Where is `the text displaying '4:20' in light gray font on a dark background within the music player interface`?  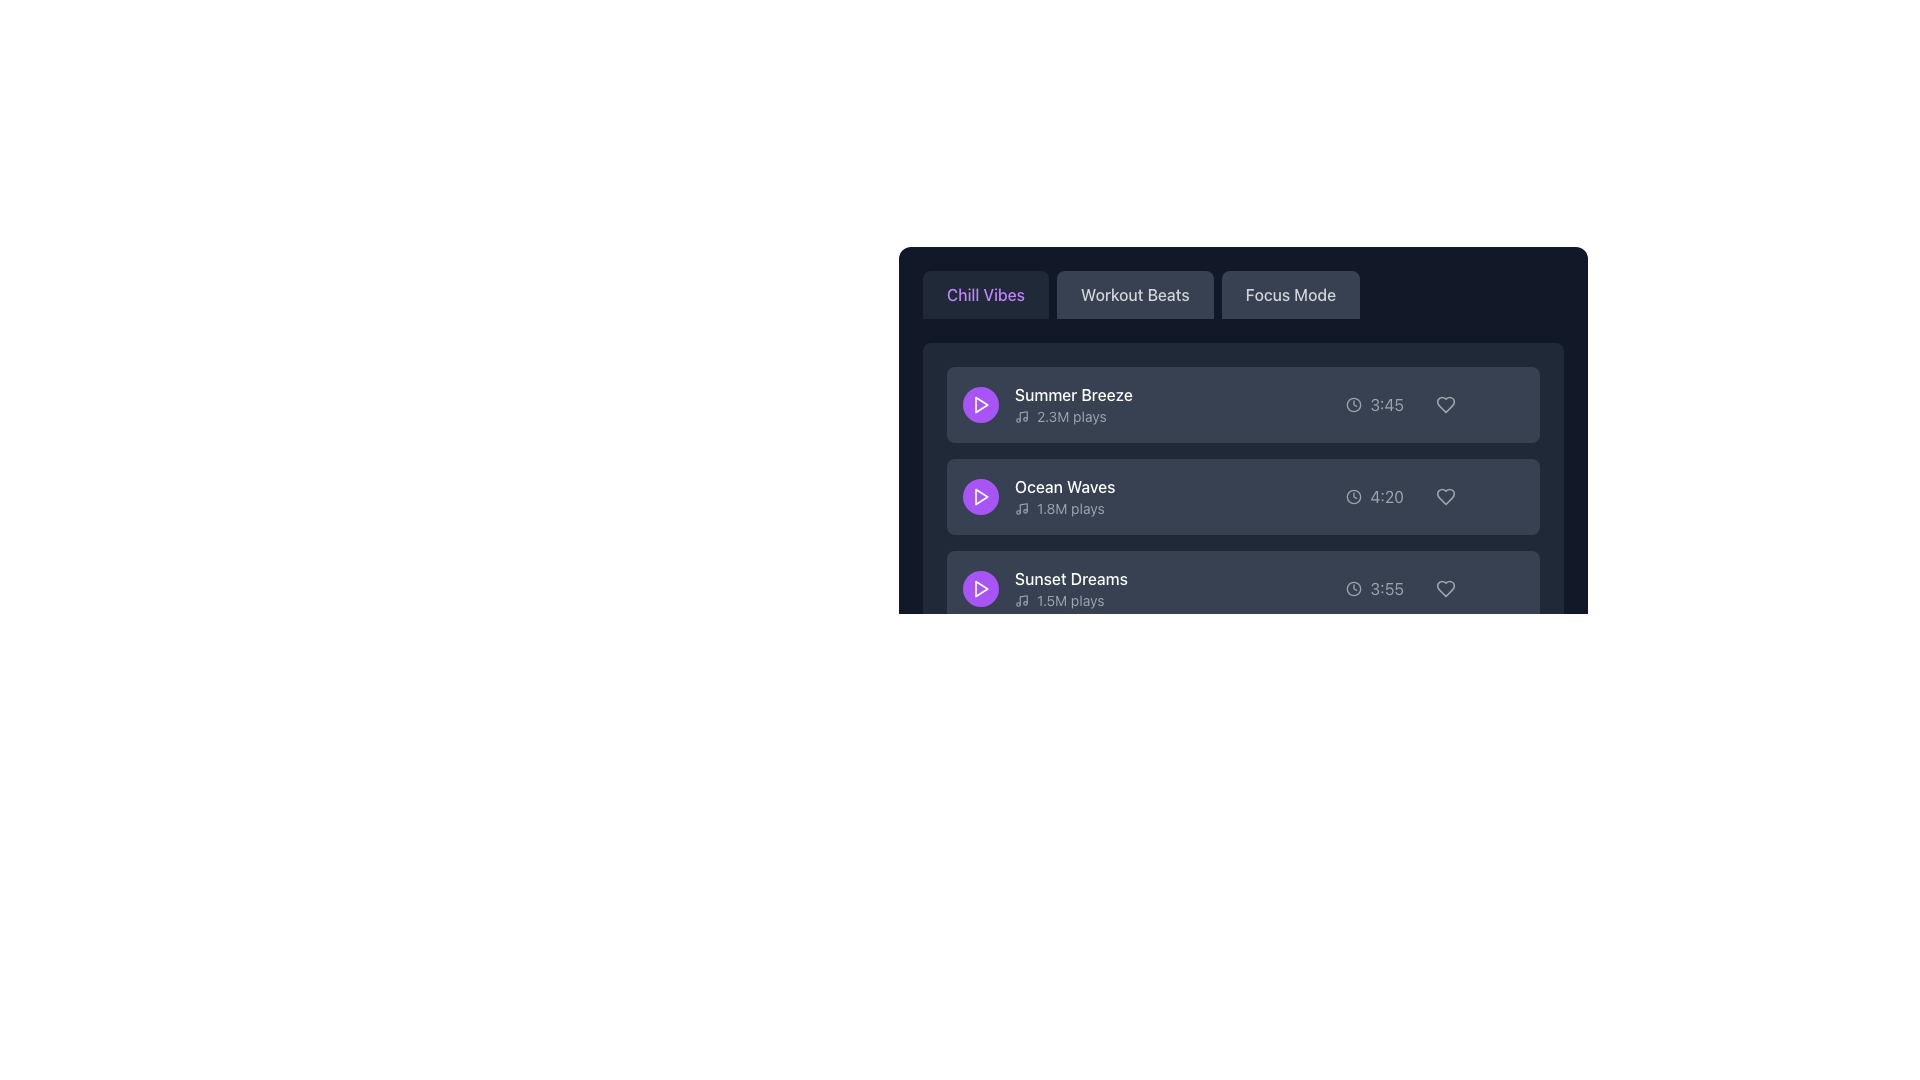
the text displaying '4:20' in light gray font on a dark background within the music player interface is located at coordinates (1386, 496).